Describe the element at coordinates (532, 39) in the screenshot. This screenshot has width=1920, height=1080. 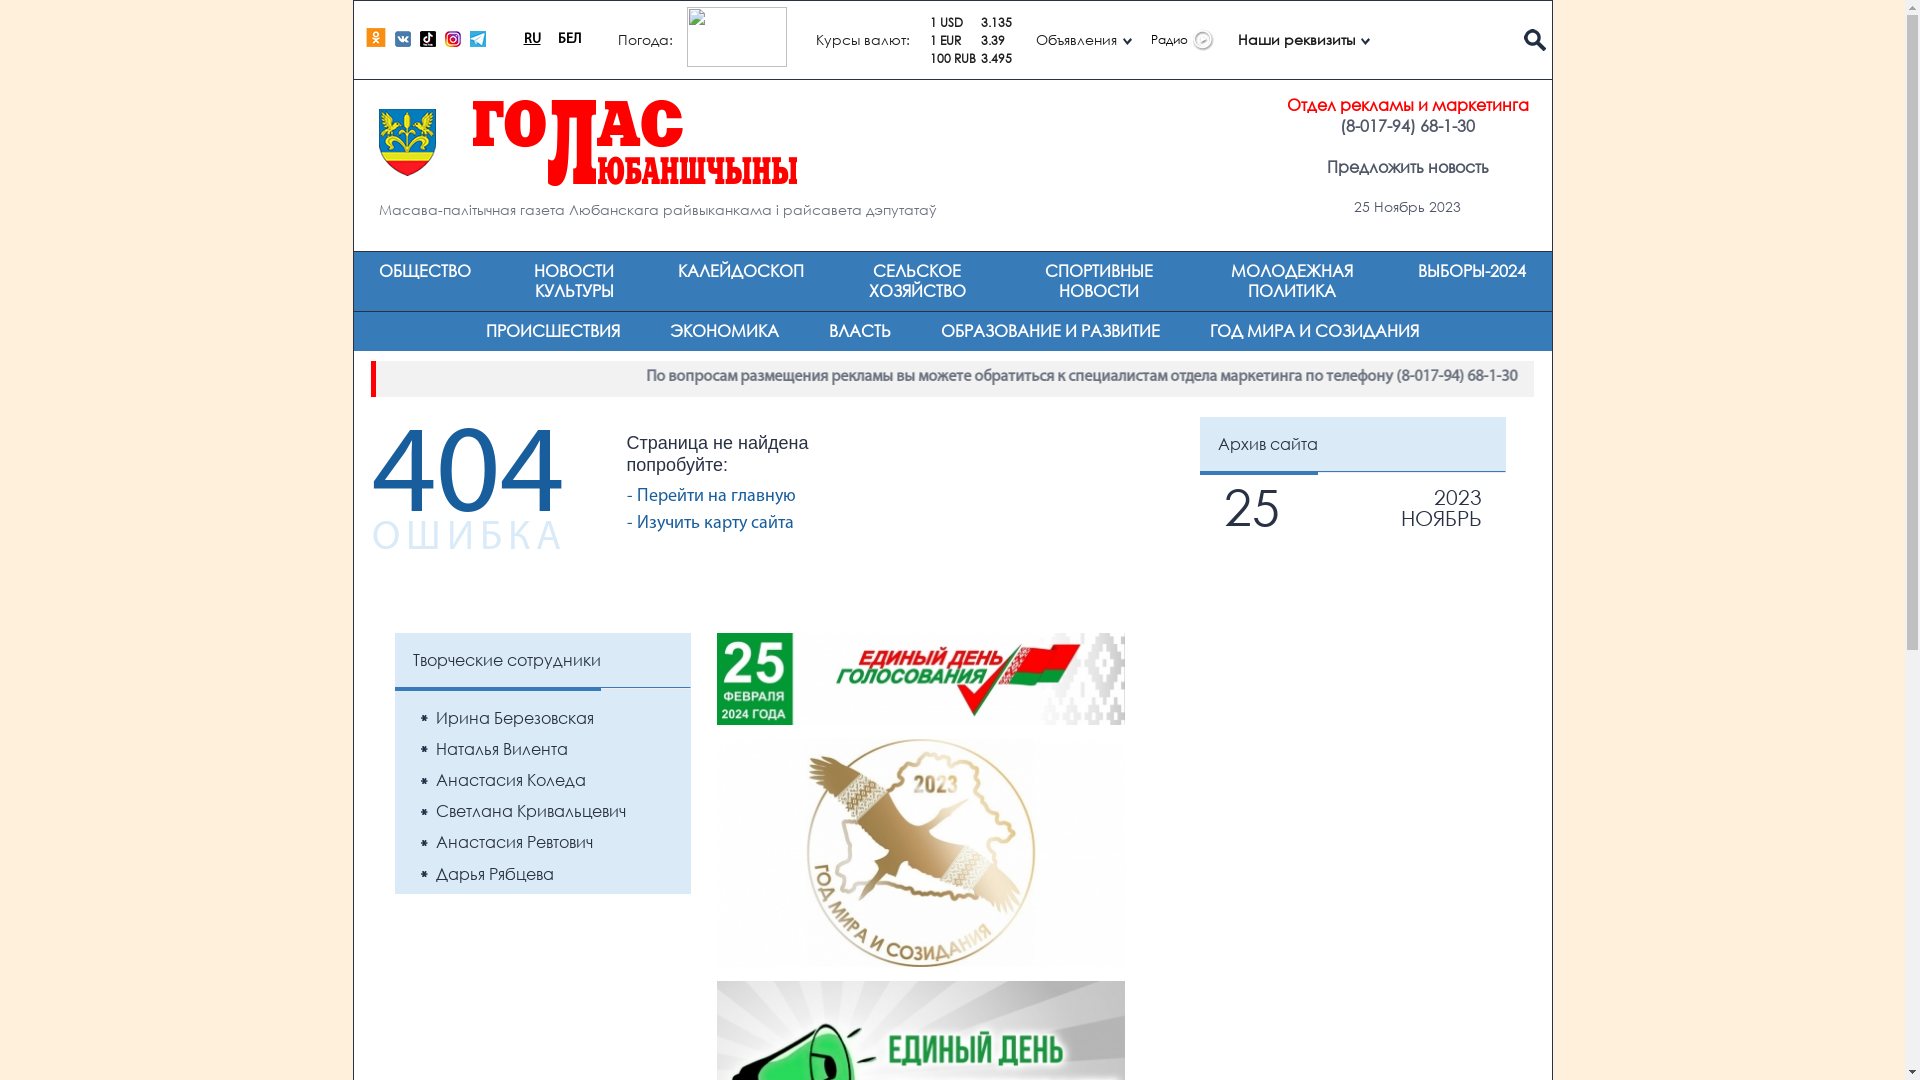
I see `'RU'` at that location.